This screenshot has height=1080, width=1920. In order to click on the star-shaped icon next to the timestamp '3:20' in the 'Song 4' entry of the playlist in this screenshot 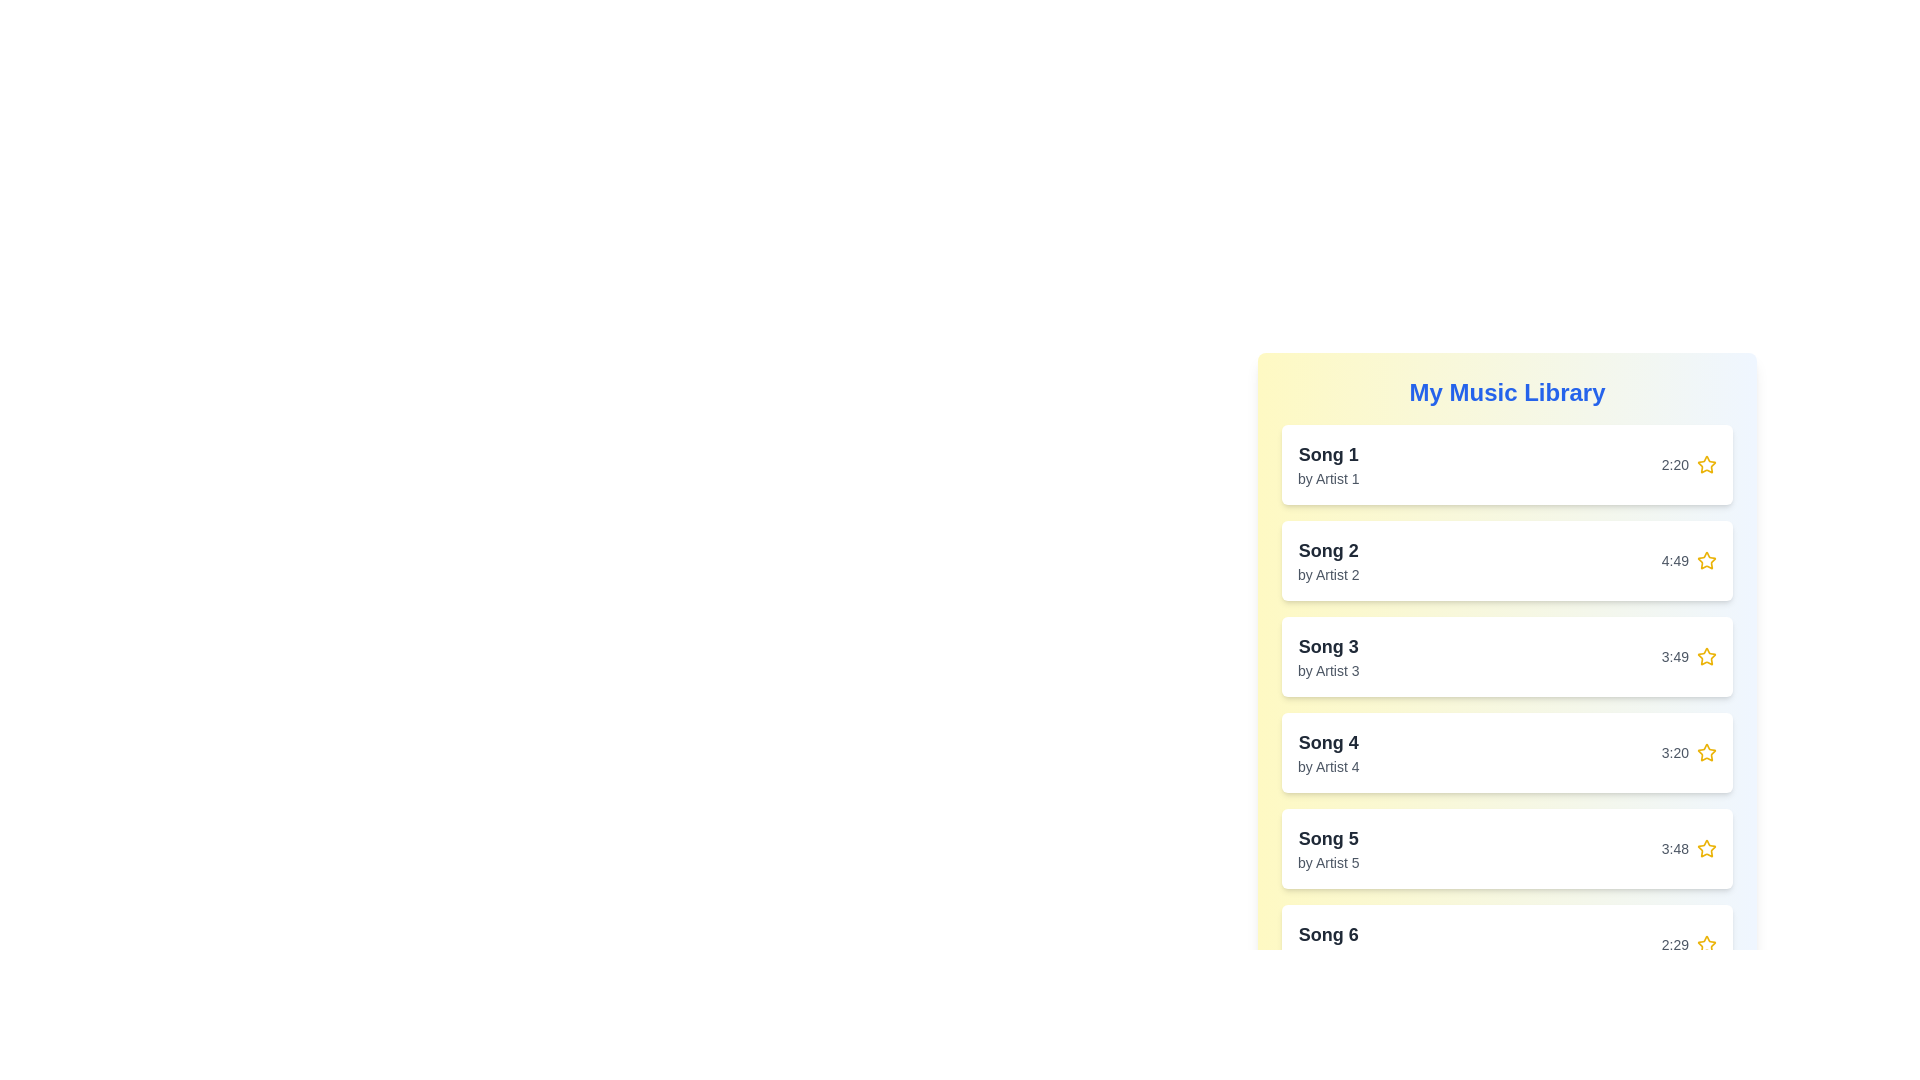, I will do `click(1706, 752)`.